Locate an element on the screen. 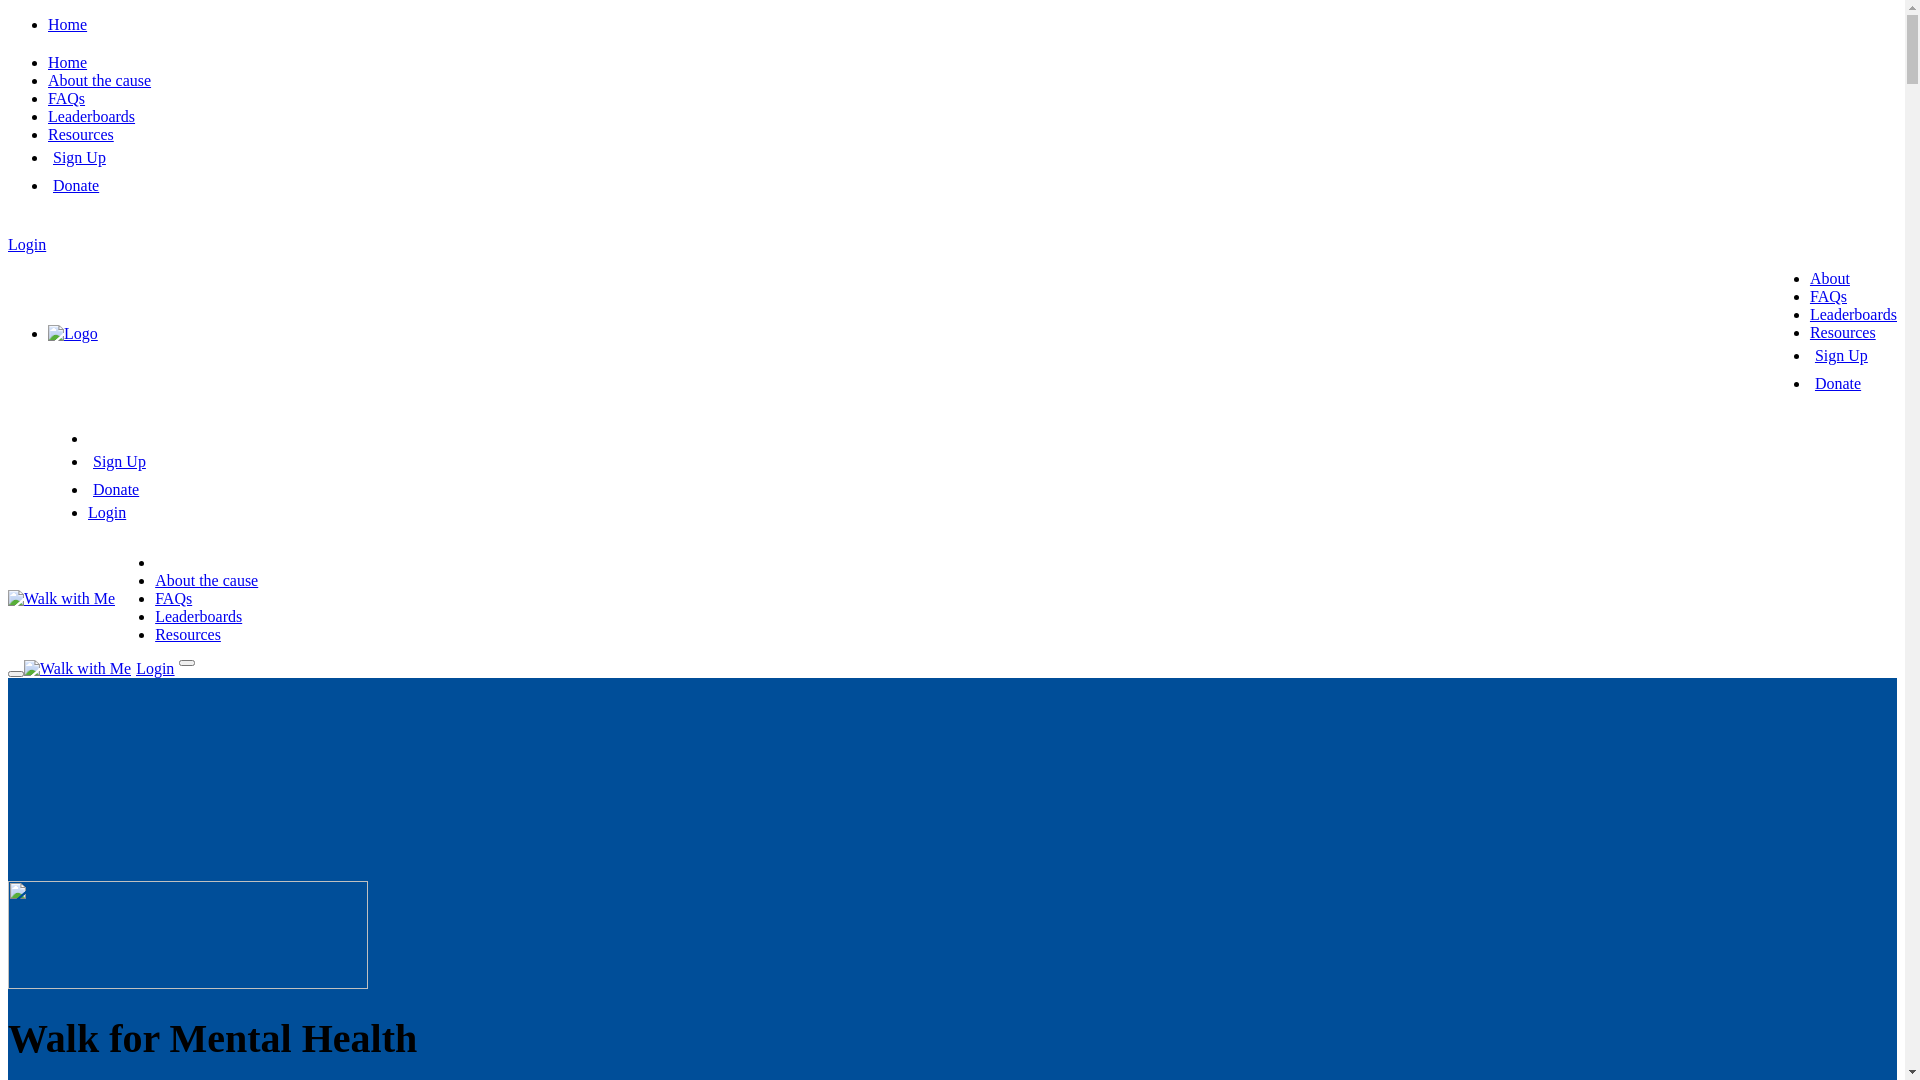  'Home' is located at coordinates (67, 61).